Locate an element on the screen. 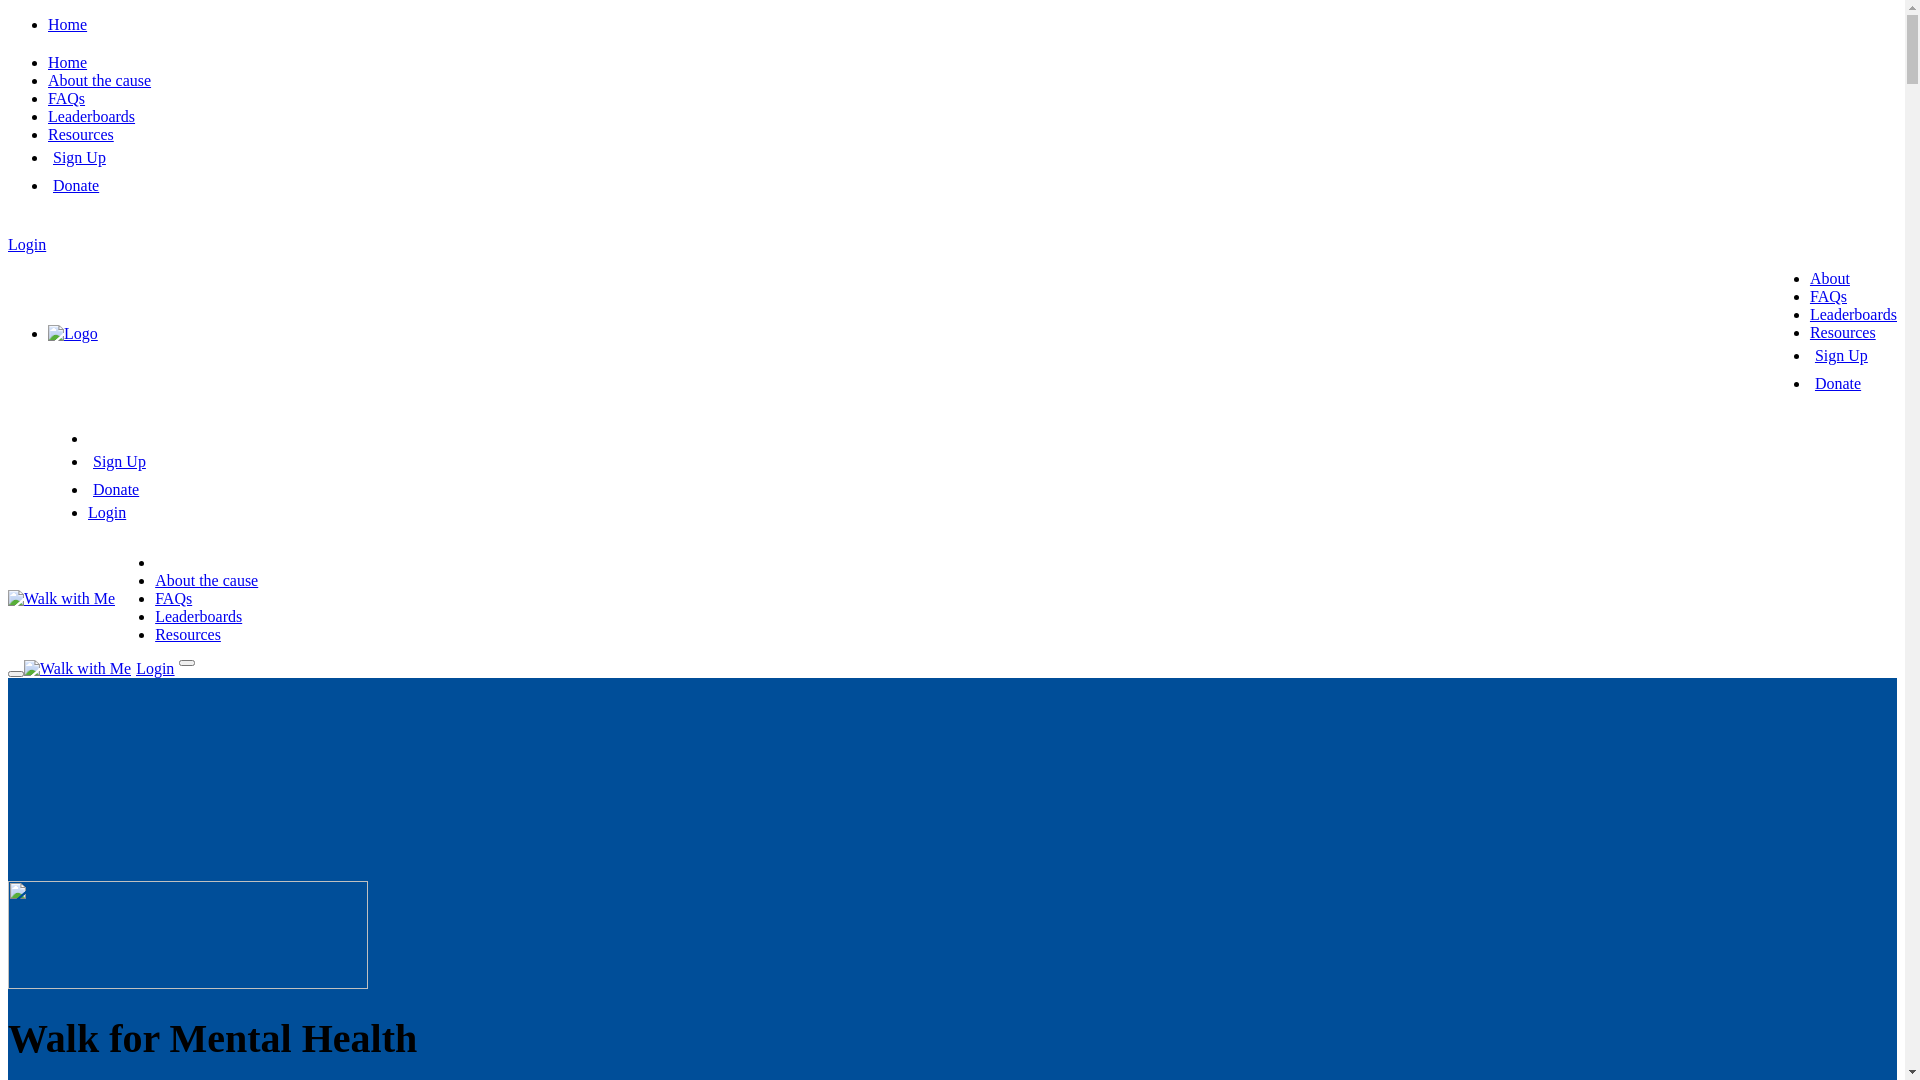  'Home' is located at coordinates (67, 61).